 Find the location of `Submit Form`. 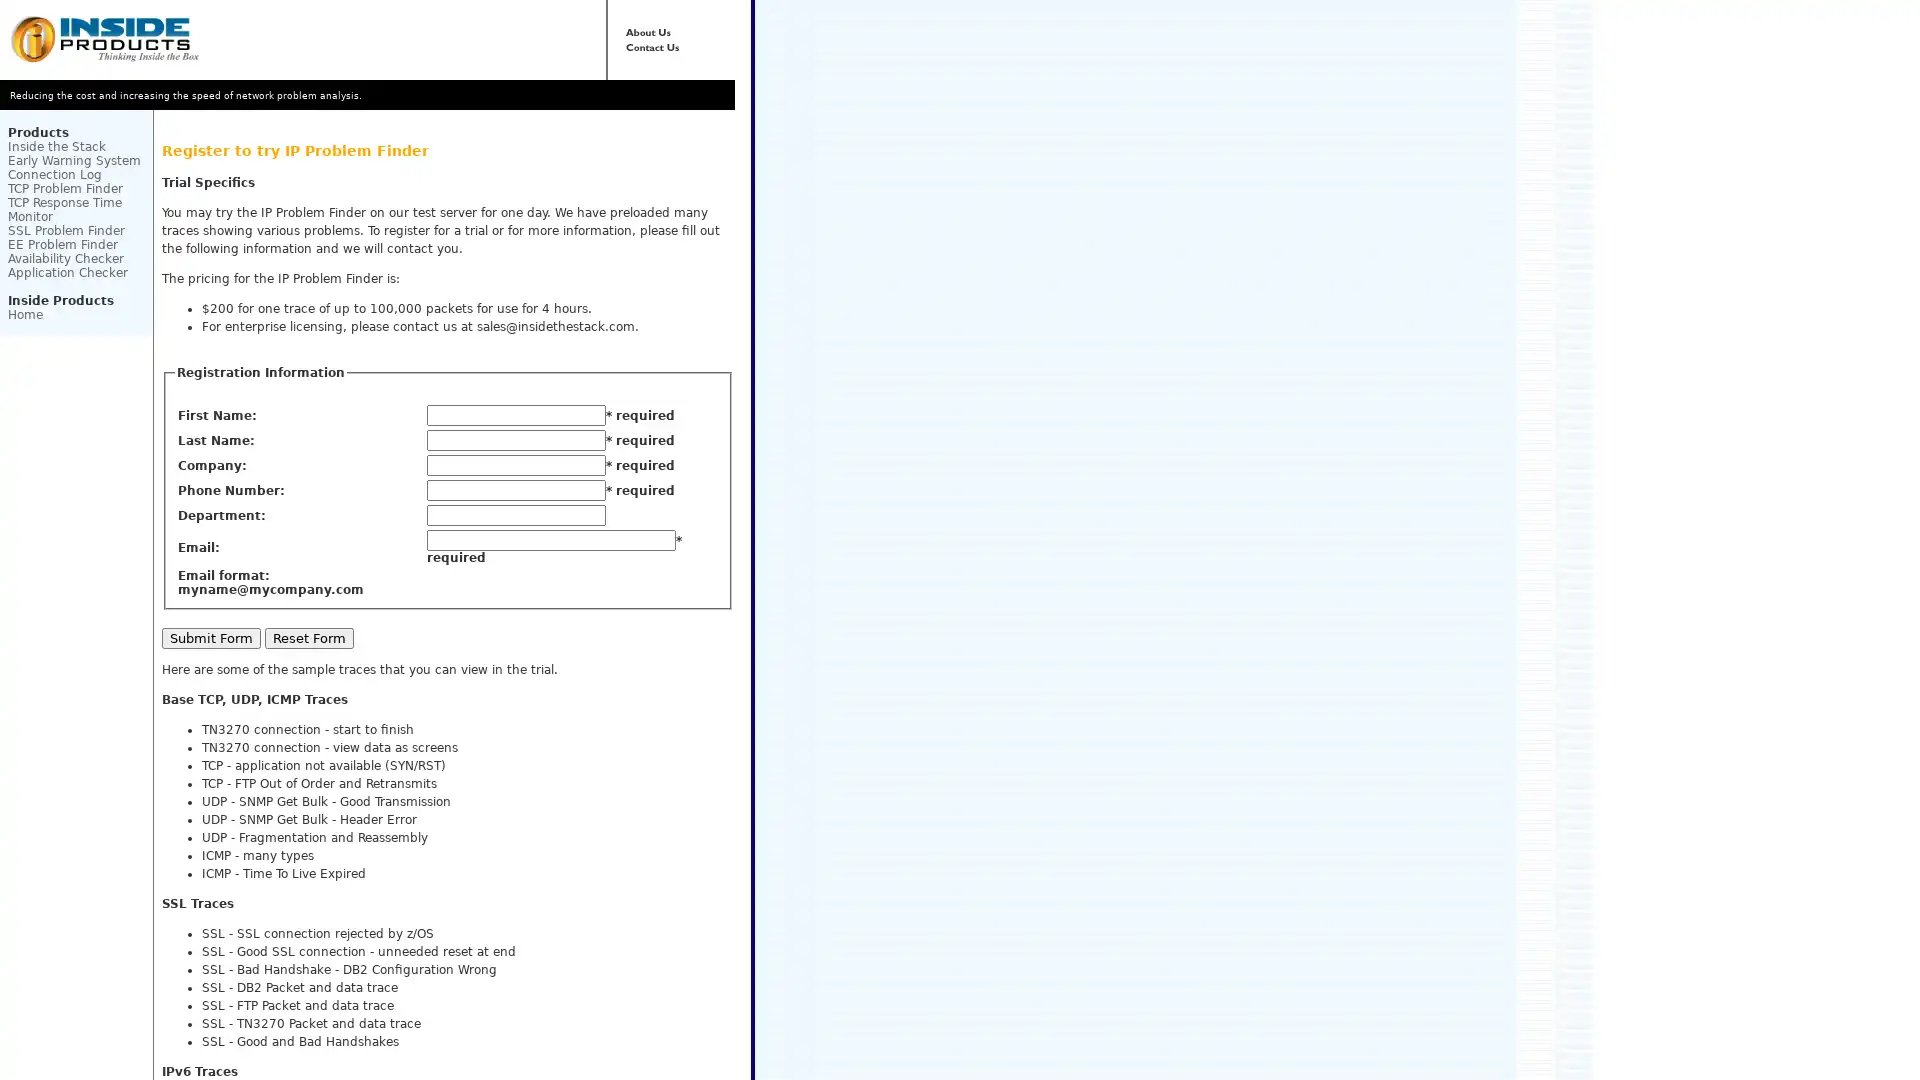

Submit Form is located at coordinates (211, 637).